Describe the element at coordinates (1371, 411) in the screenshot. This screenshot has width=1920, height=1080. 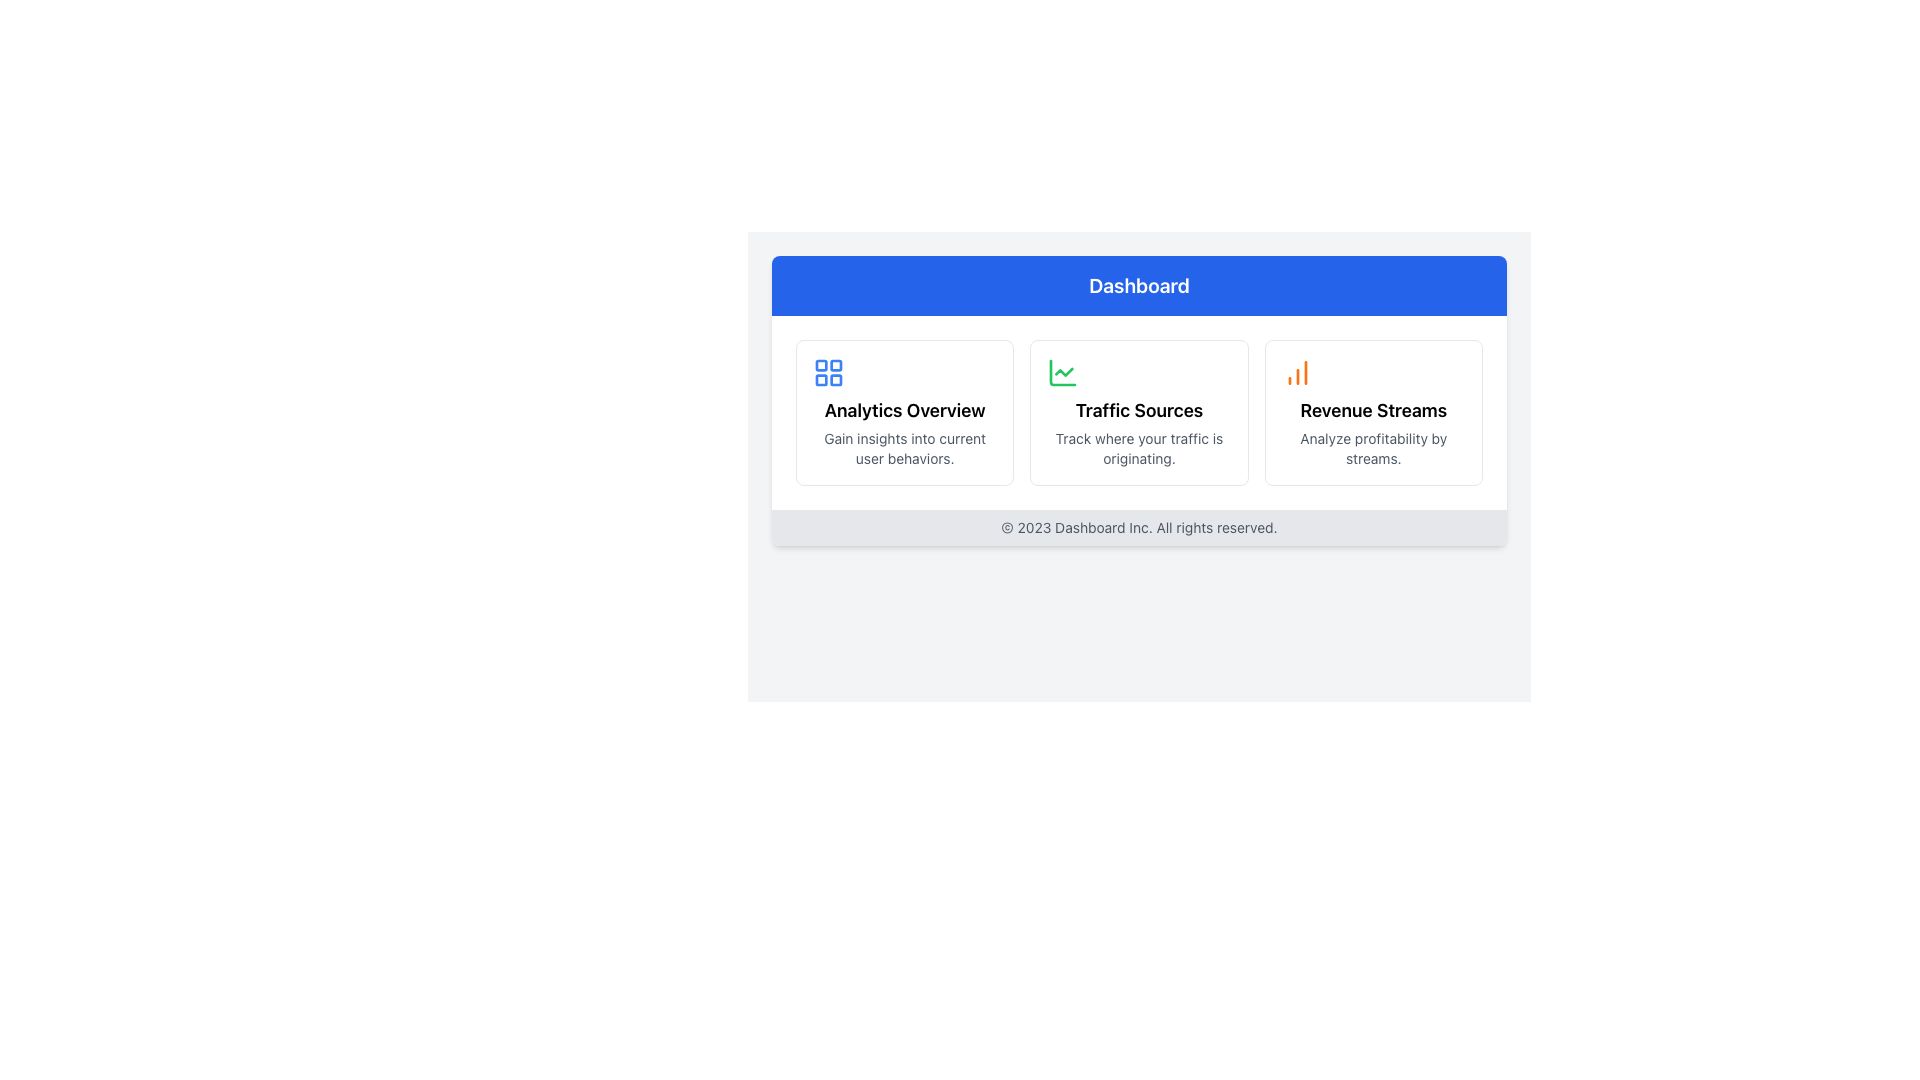
I see `the Informational Card on the Dashboard that provides links for analyzing profitability, located as the third card in a row of three` at that location.